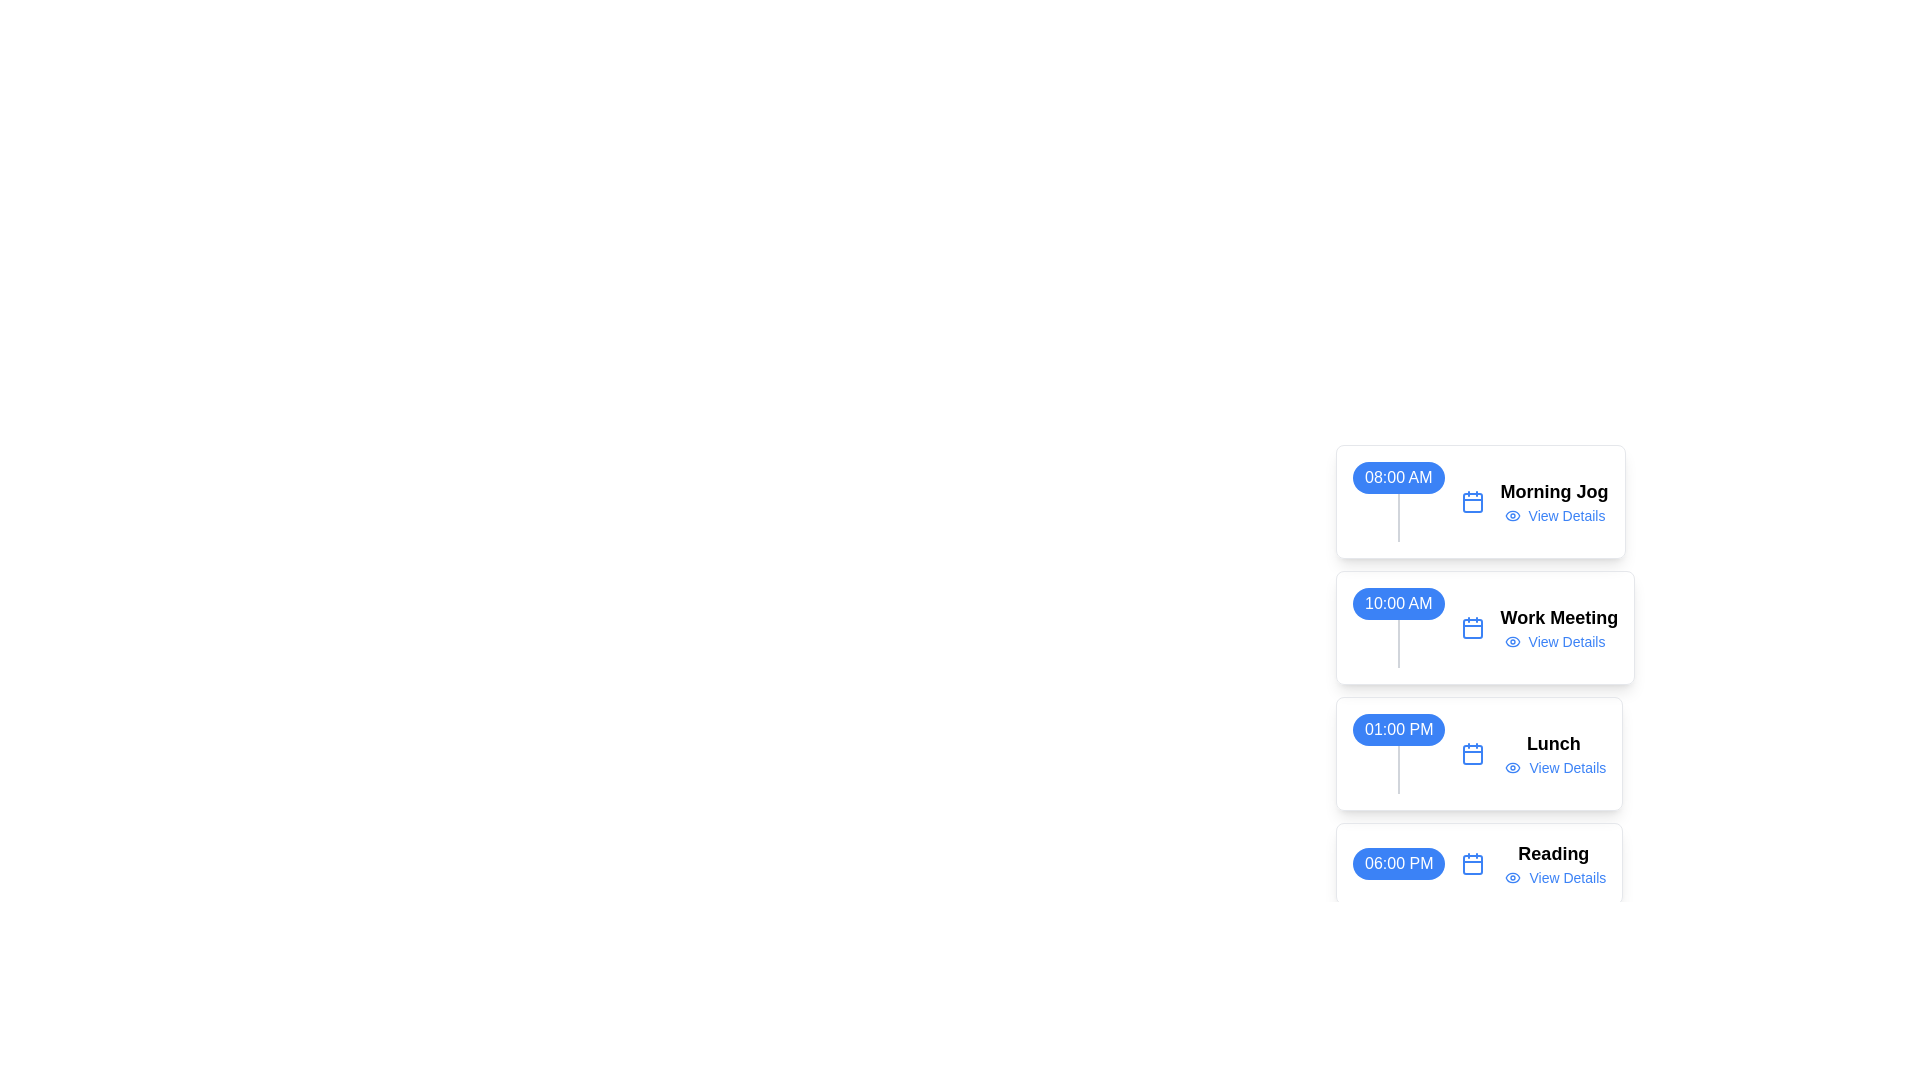 Image resolution: width=1920 pixels, height=1080 pixels. Describe the element at coordinates (1397, 500) in the screenshot. I see `the Label (Time Badge) indicating the starting time of the event 'Morning Jog'` at that location.